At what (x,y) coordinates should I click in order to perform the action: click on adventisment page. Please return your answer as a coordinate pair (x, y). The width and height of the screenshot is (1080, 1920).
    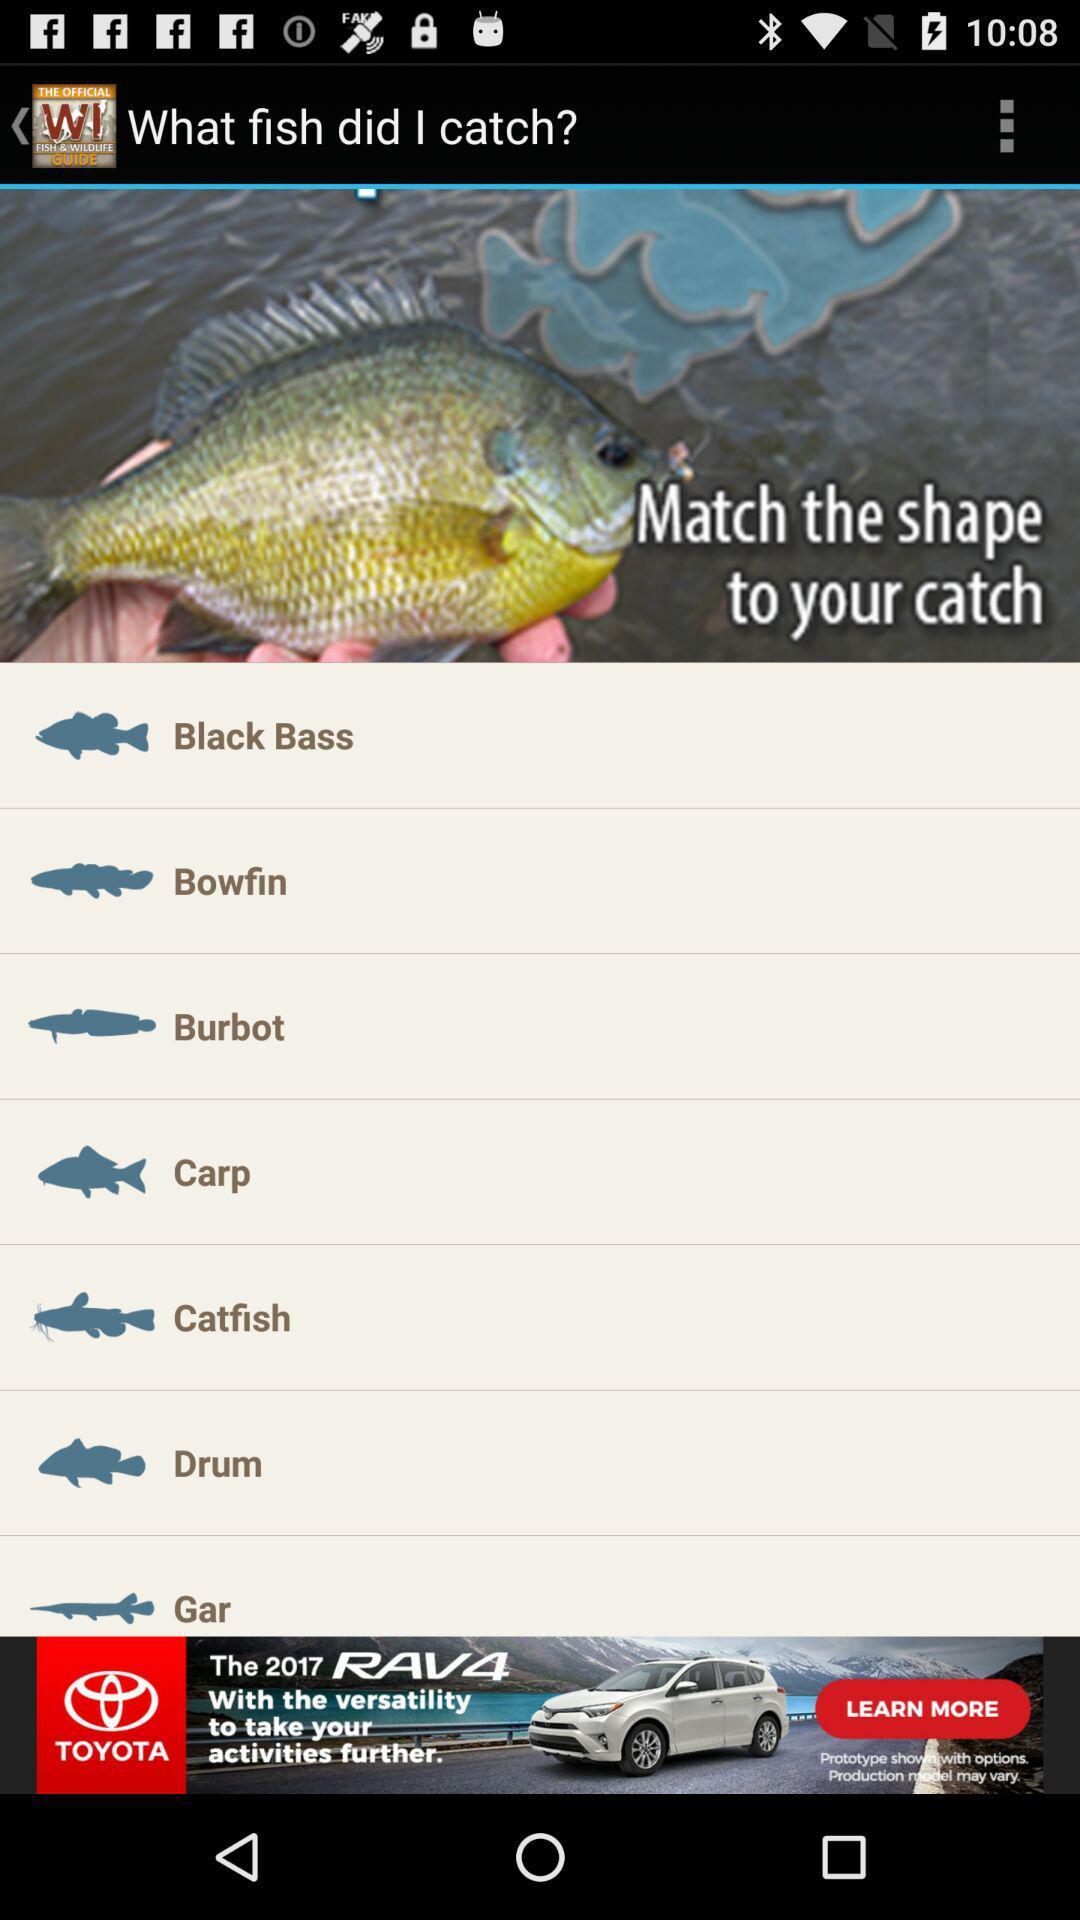
    Looking at the image, I should click on (540, 1714).